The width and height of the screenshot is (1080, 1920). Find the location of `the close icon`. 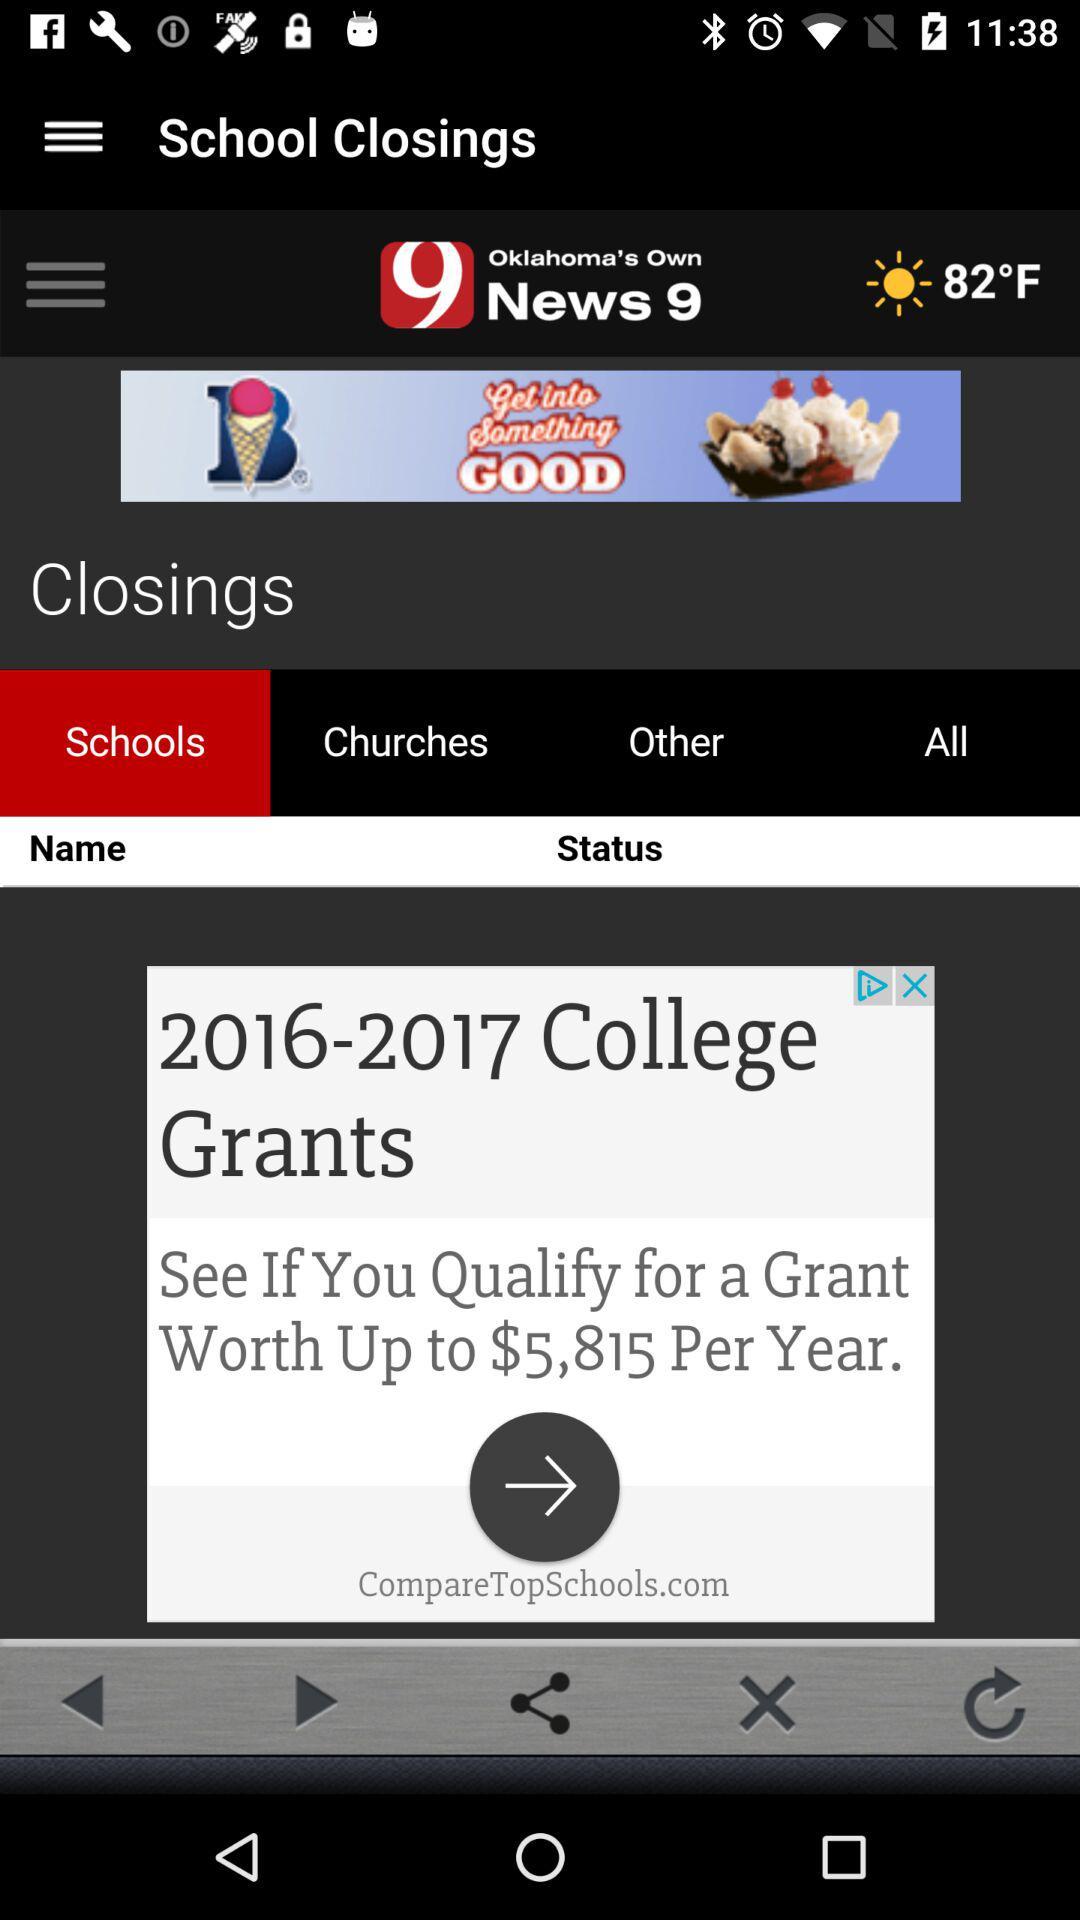

the close icon is located at coordinates (766, 1702).